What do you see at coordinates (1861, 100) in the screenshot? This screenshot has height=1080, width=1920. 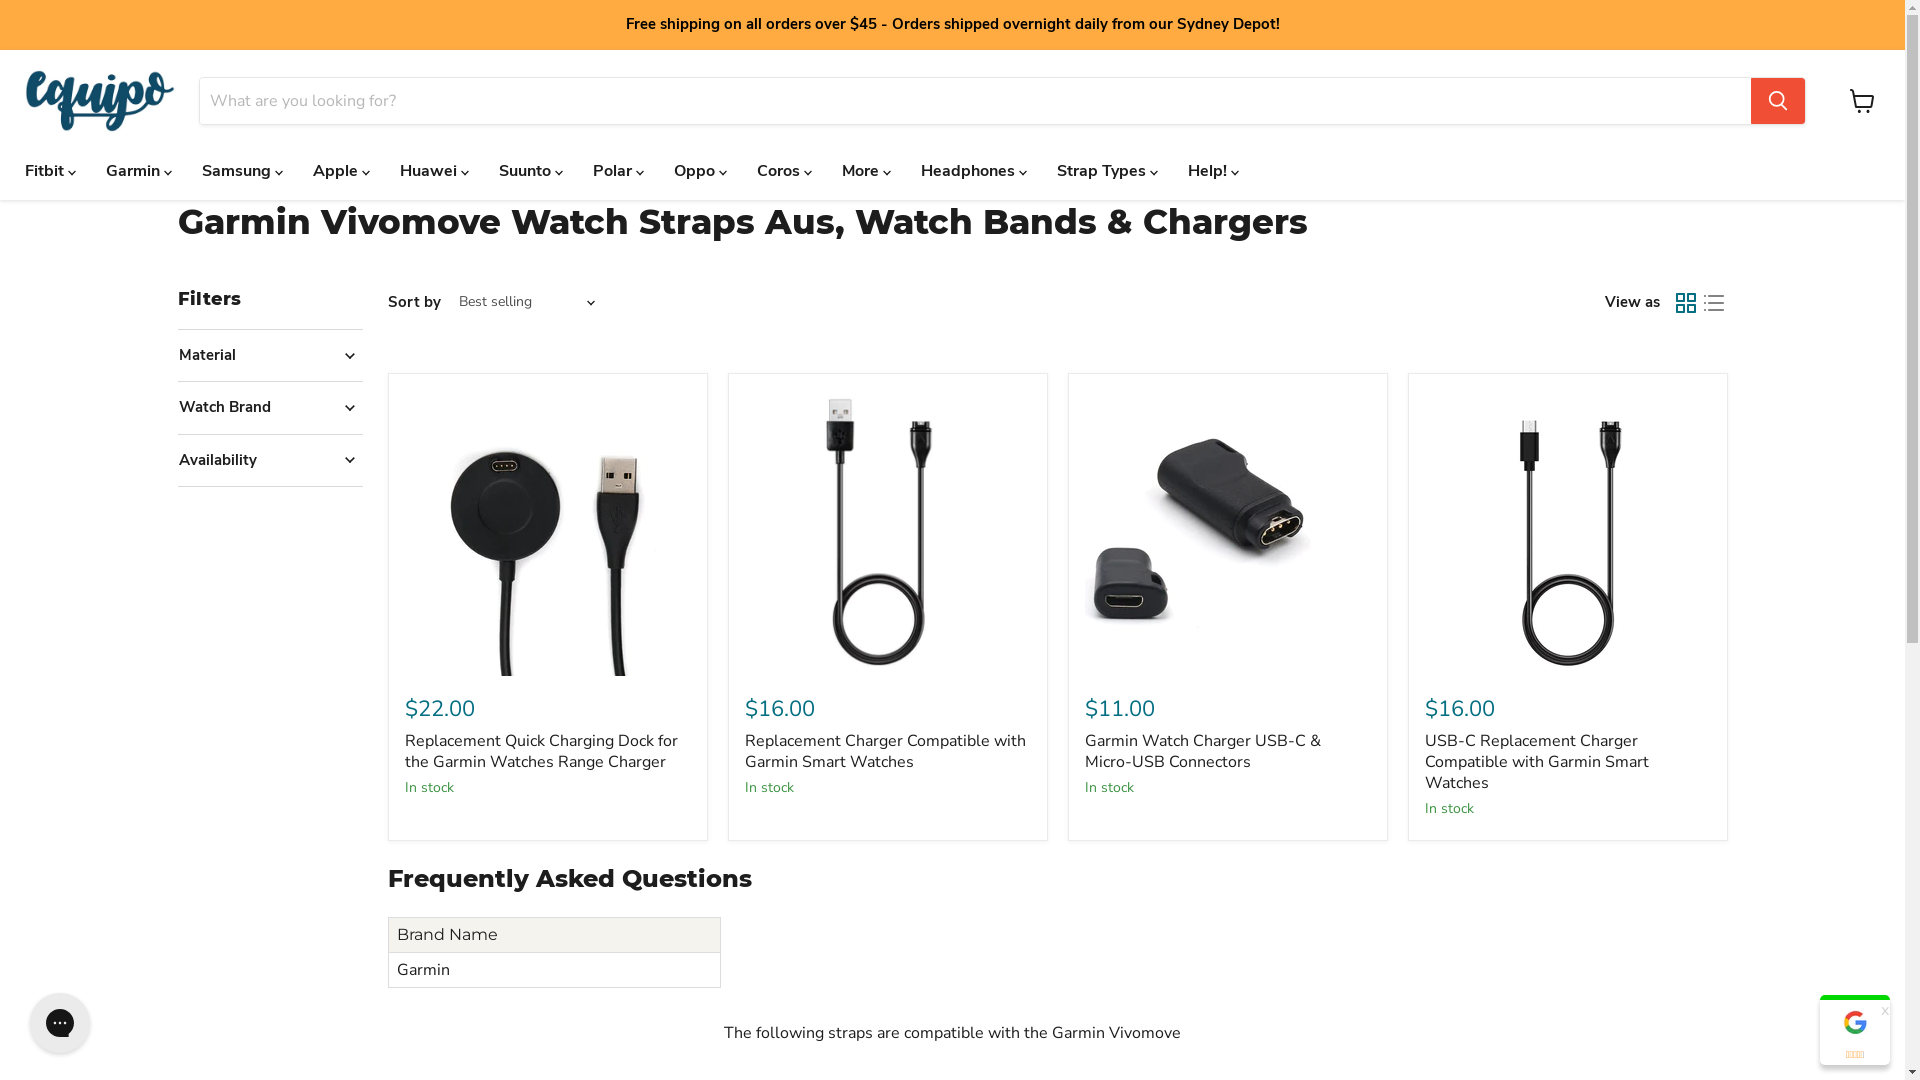 I see `'View cart'` at bounding box center [1861, 100].